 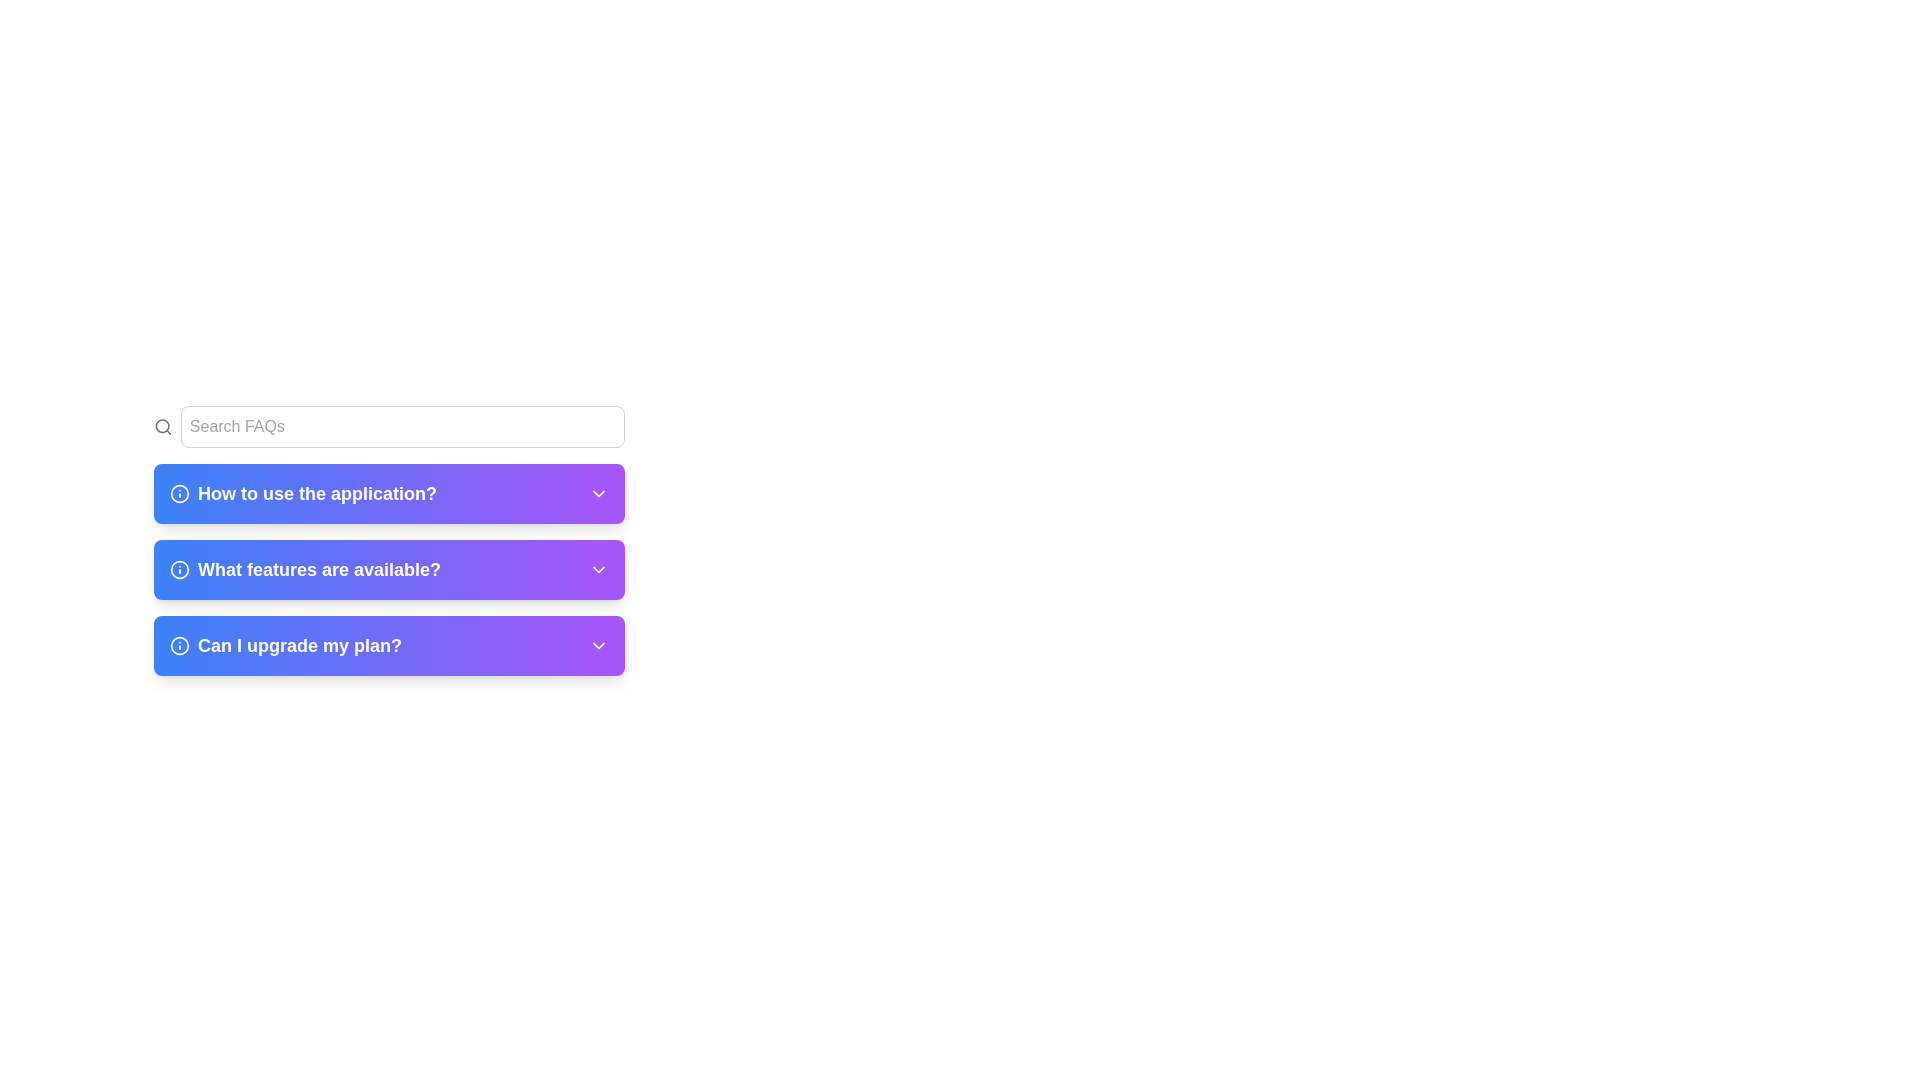 I want to click on the SVG circle element that represents the search icon, located in the top left corner of the interface, next to the search input field, so click(x=162, y=425).